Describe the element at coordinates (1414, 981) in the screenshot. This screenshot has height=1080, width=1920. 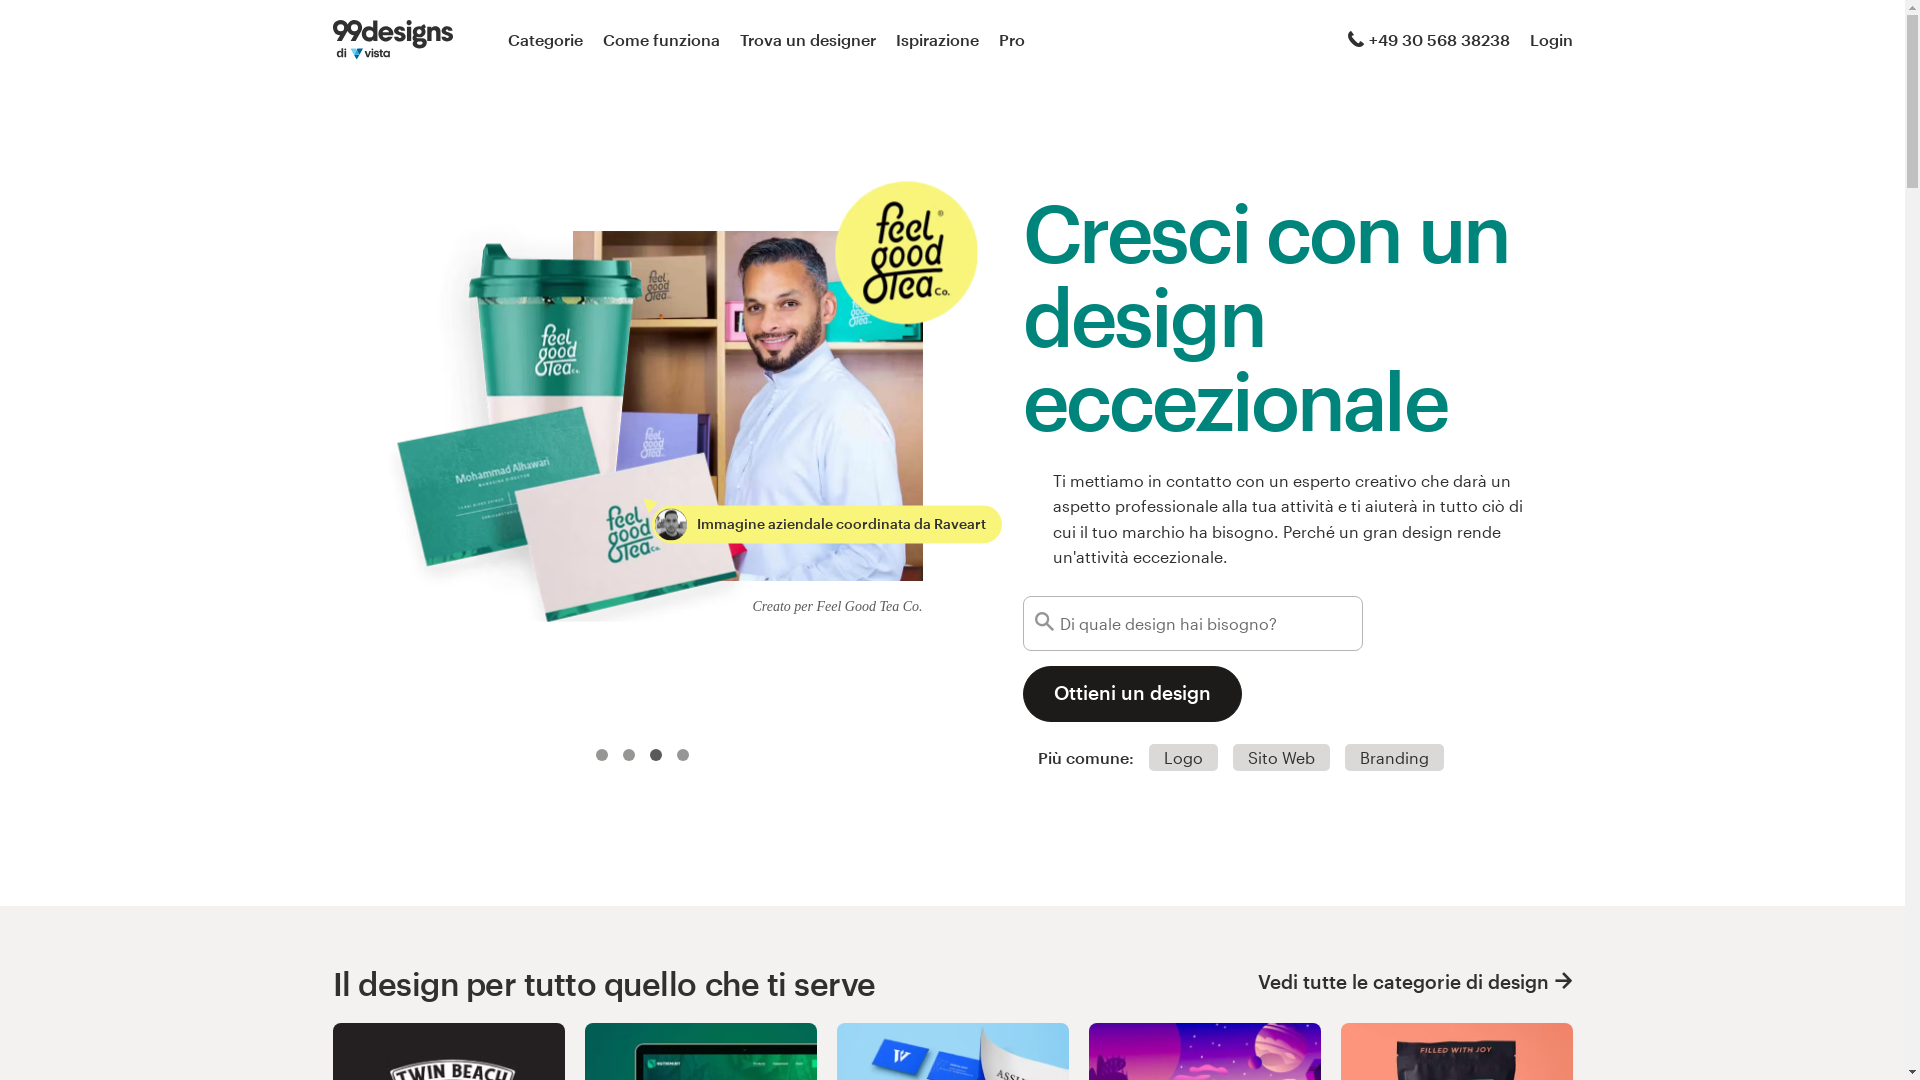
I see `'Vedi tutte le categorie di design'` at that location.